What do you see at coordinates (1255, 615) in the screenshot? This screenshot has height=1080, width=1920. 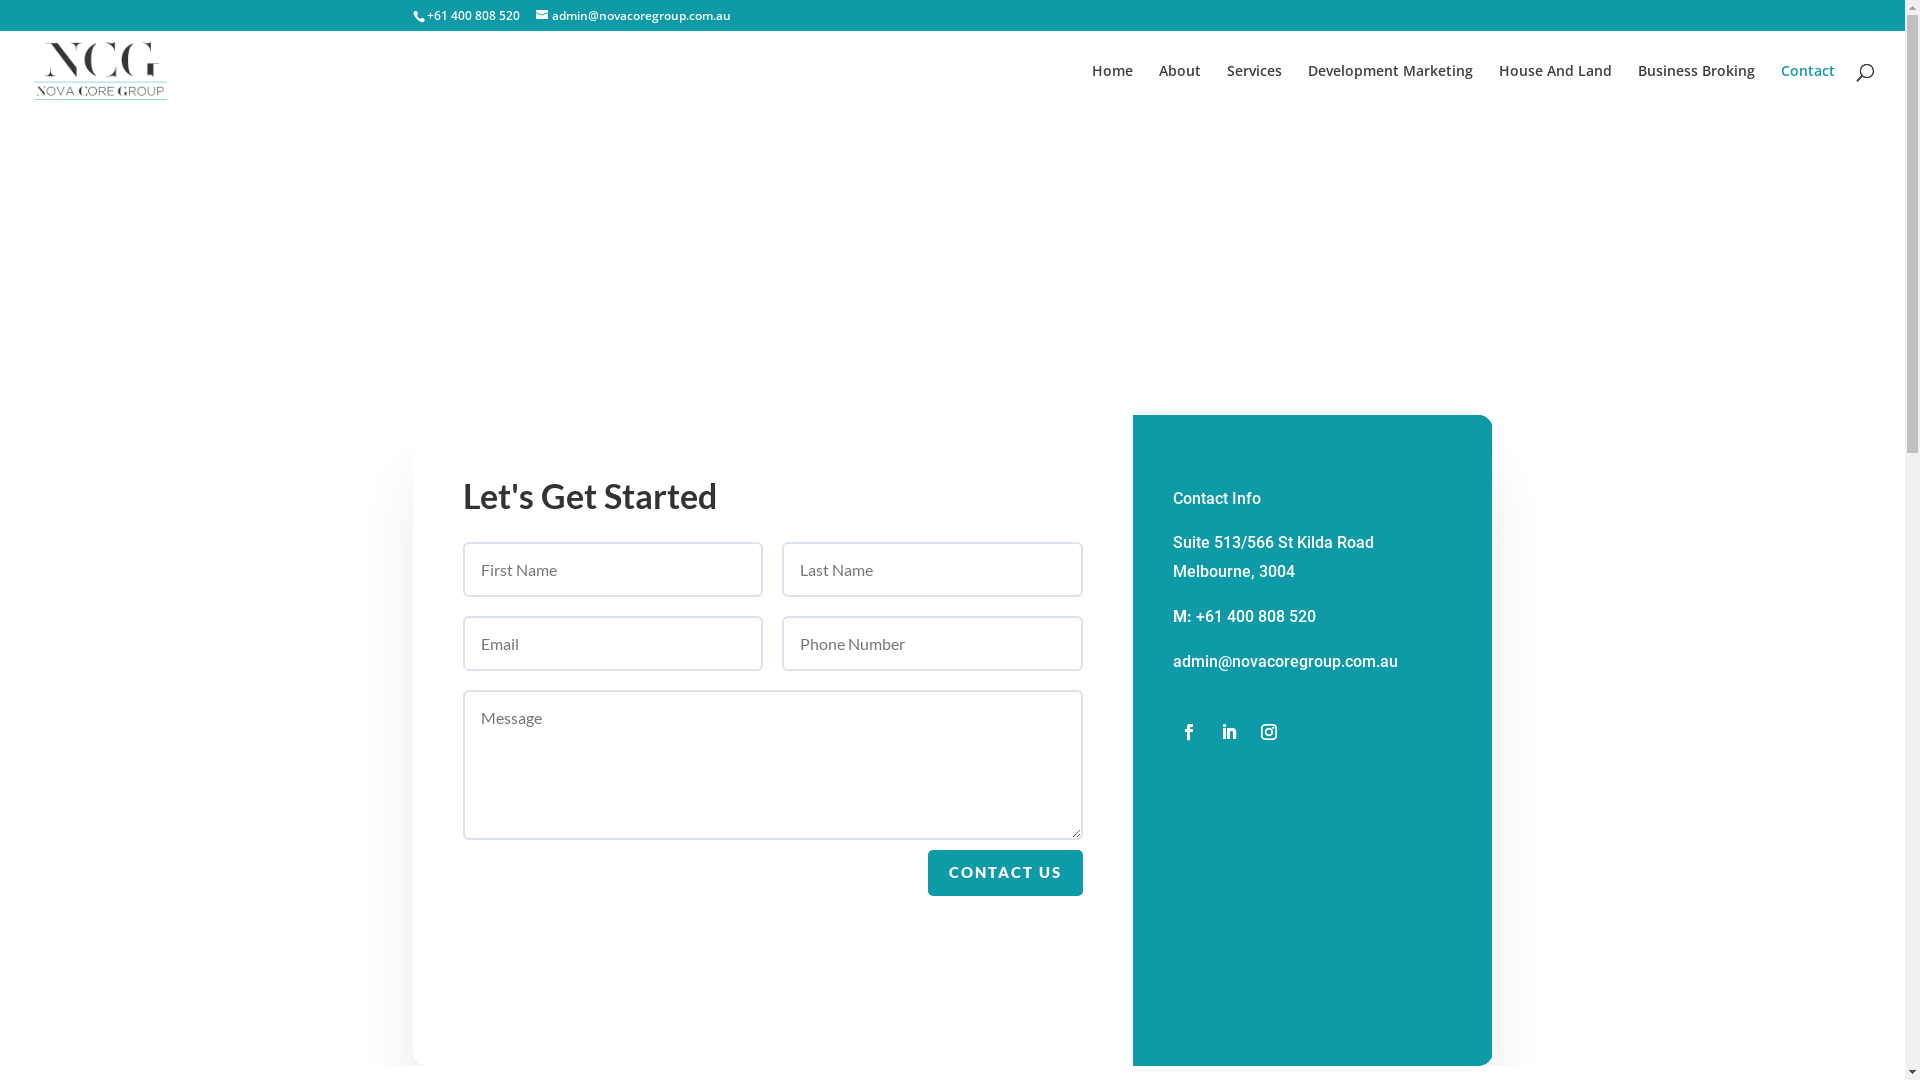 I see `'+61 400 808 520'` at bounding box center [1255, 615].